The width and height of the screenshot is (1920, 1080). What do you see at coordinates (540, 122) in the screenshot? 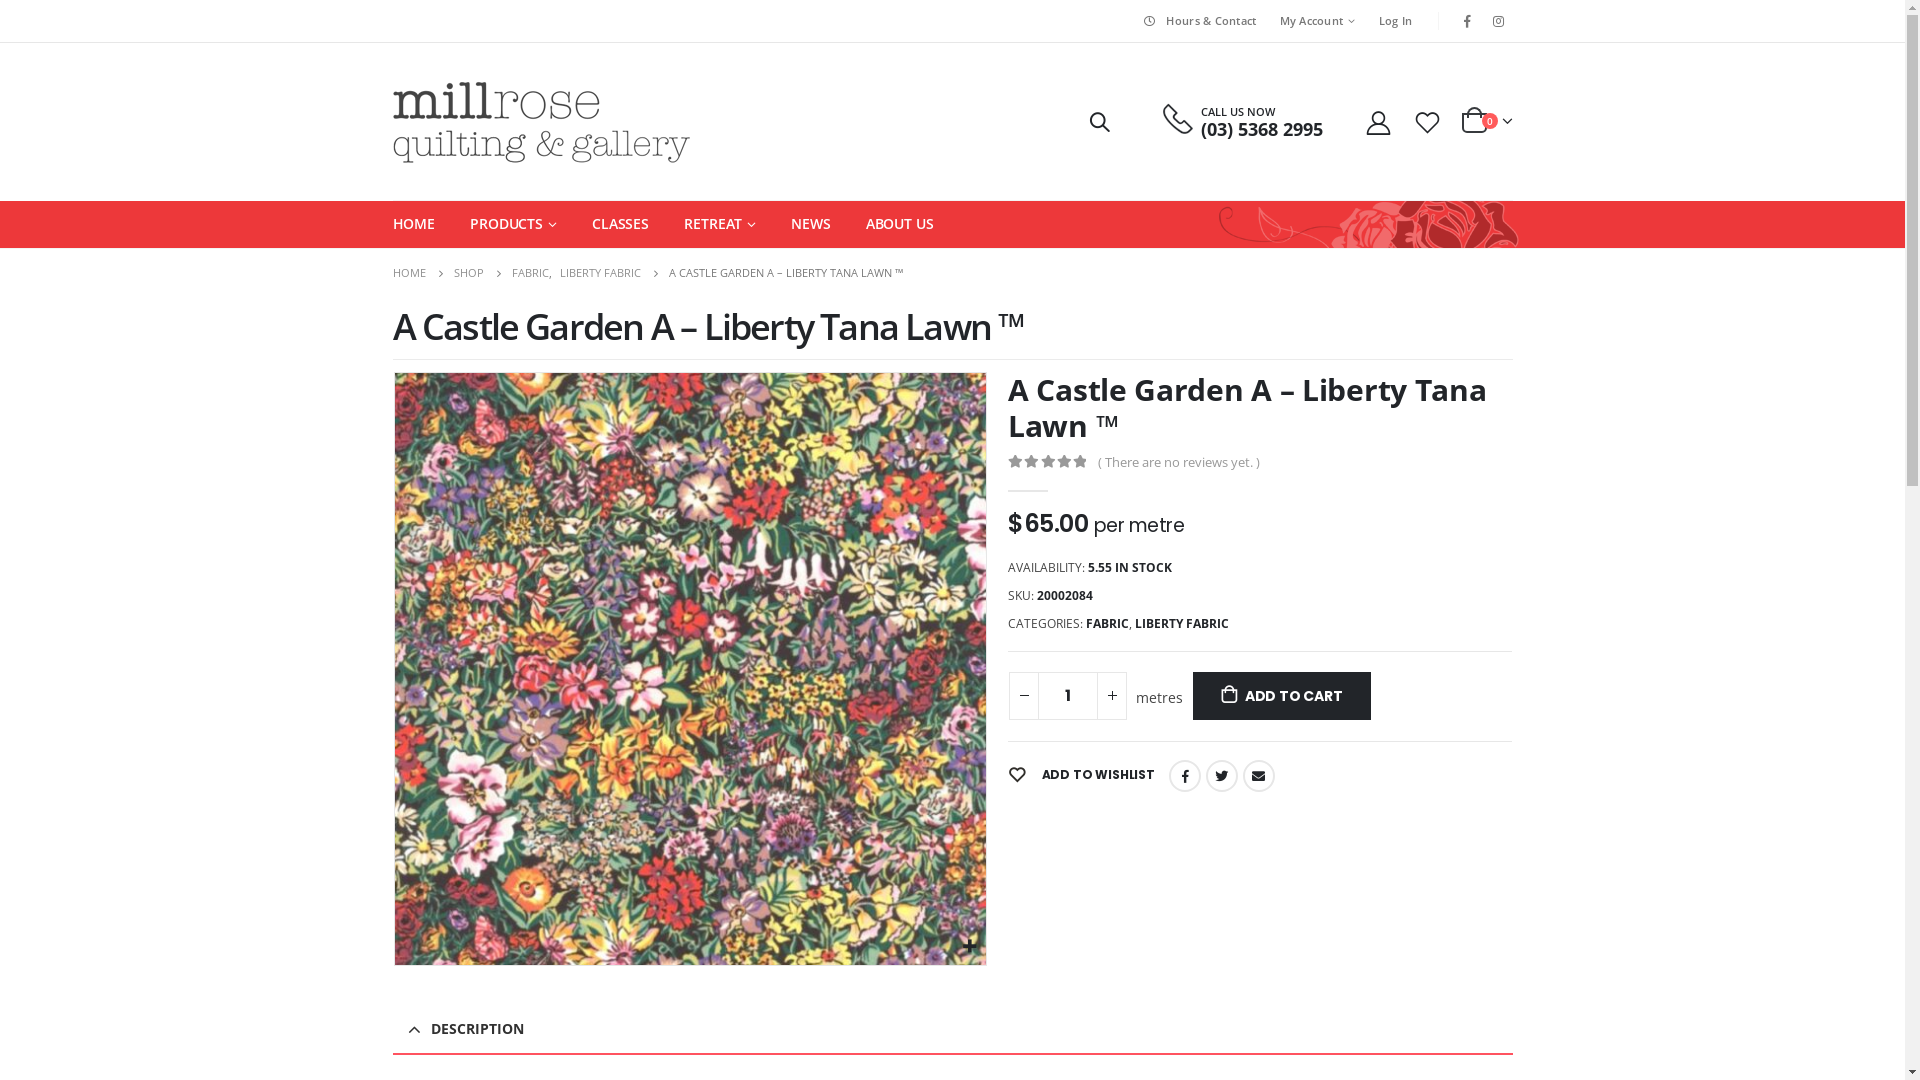
I see `'Millrose Quilting & Gallery - '` at bounding box center [540, 122].